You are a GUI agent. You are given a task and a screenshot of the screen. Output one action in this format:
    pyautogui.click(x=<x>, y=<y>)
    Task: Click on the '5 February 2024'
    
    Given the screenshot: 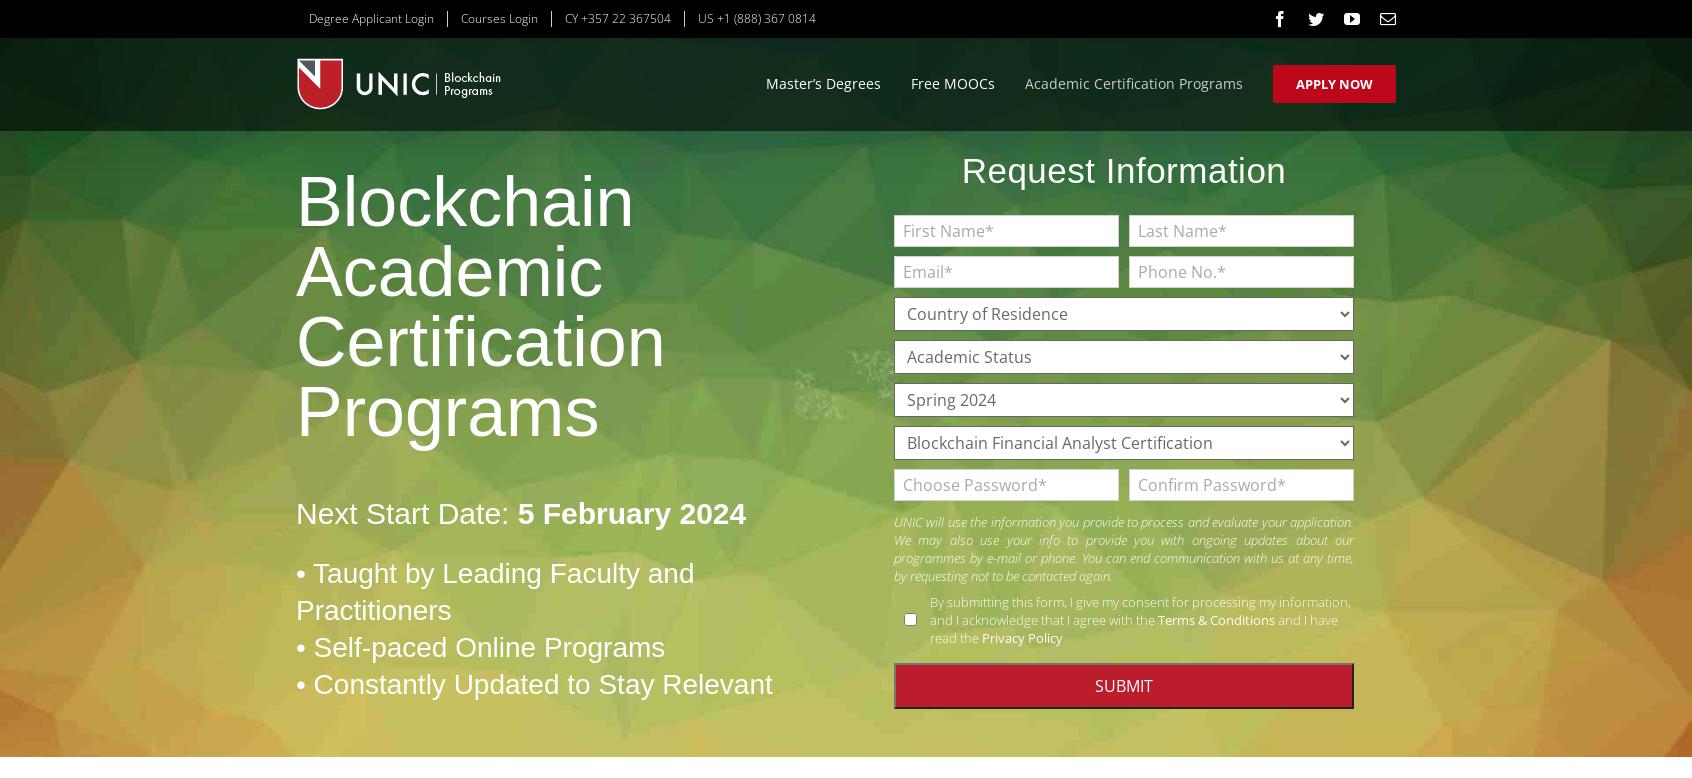 What is the action you would take?
    pyautogui.click(x=630, y=511)
    